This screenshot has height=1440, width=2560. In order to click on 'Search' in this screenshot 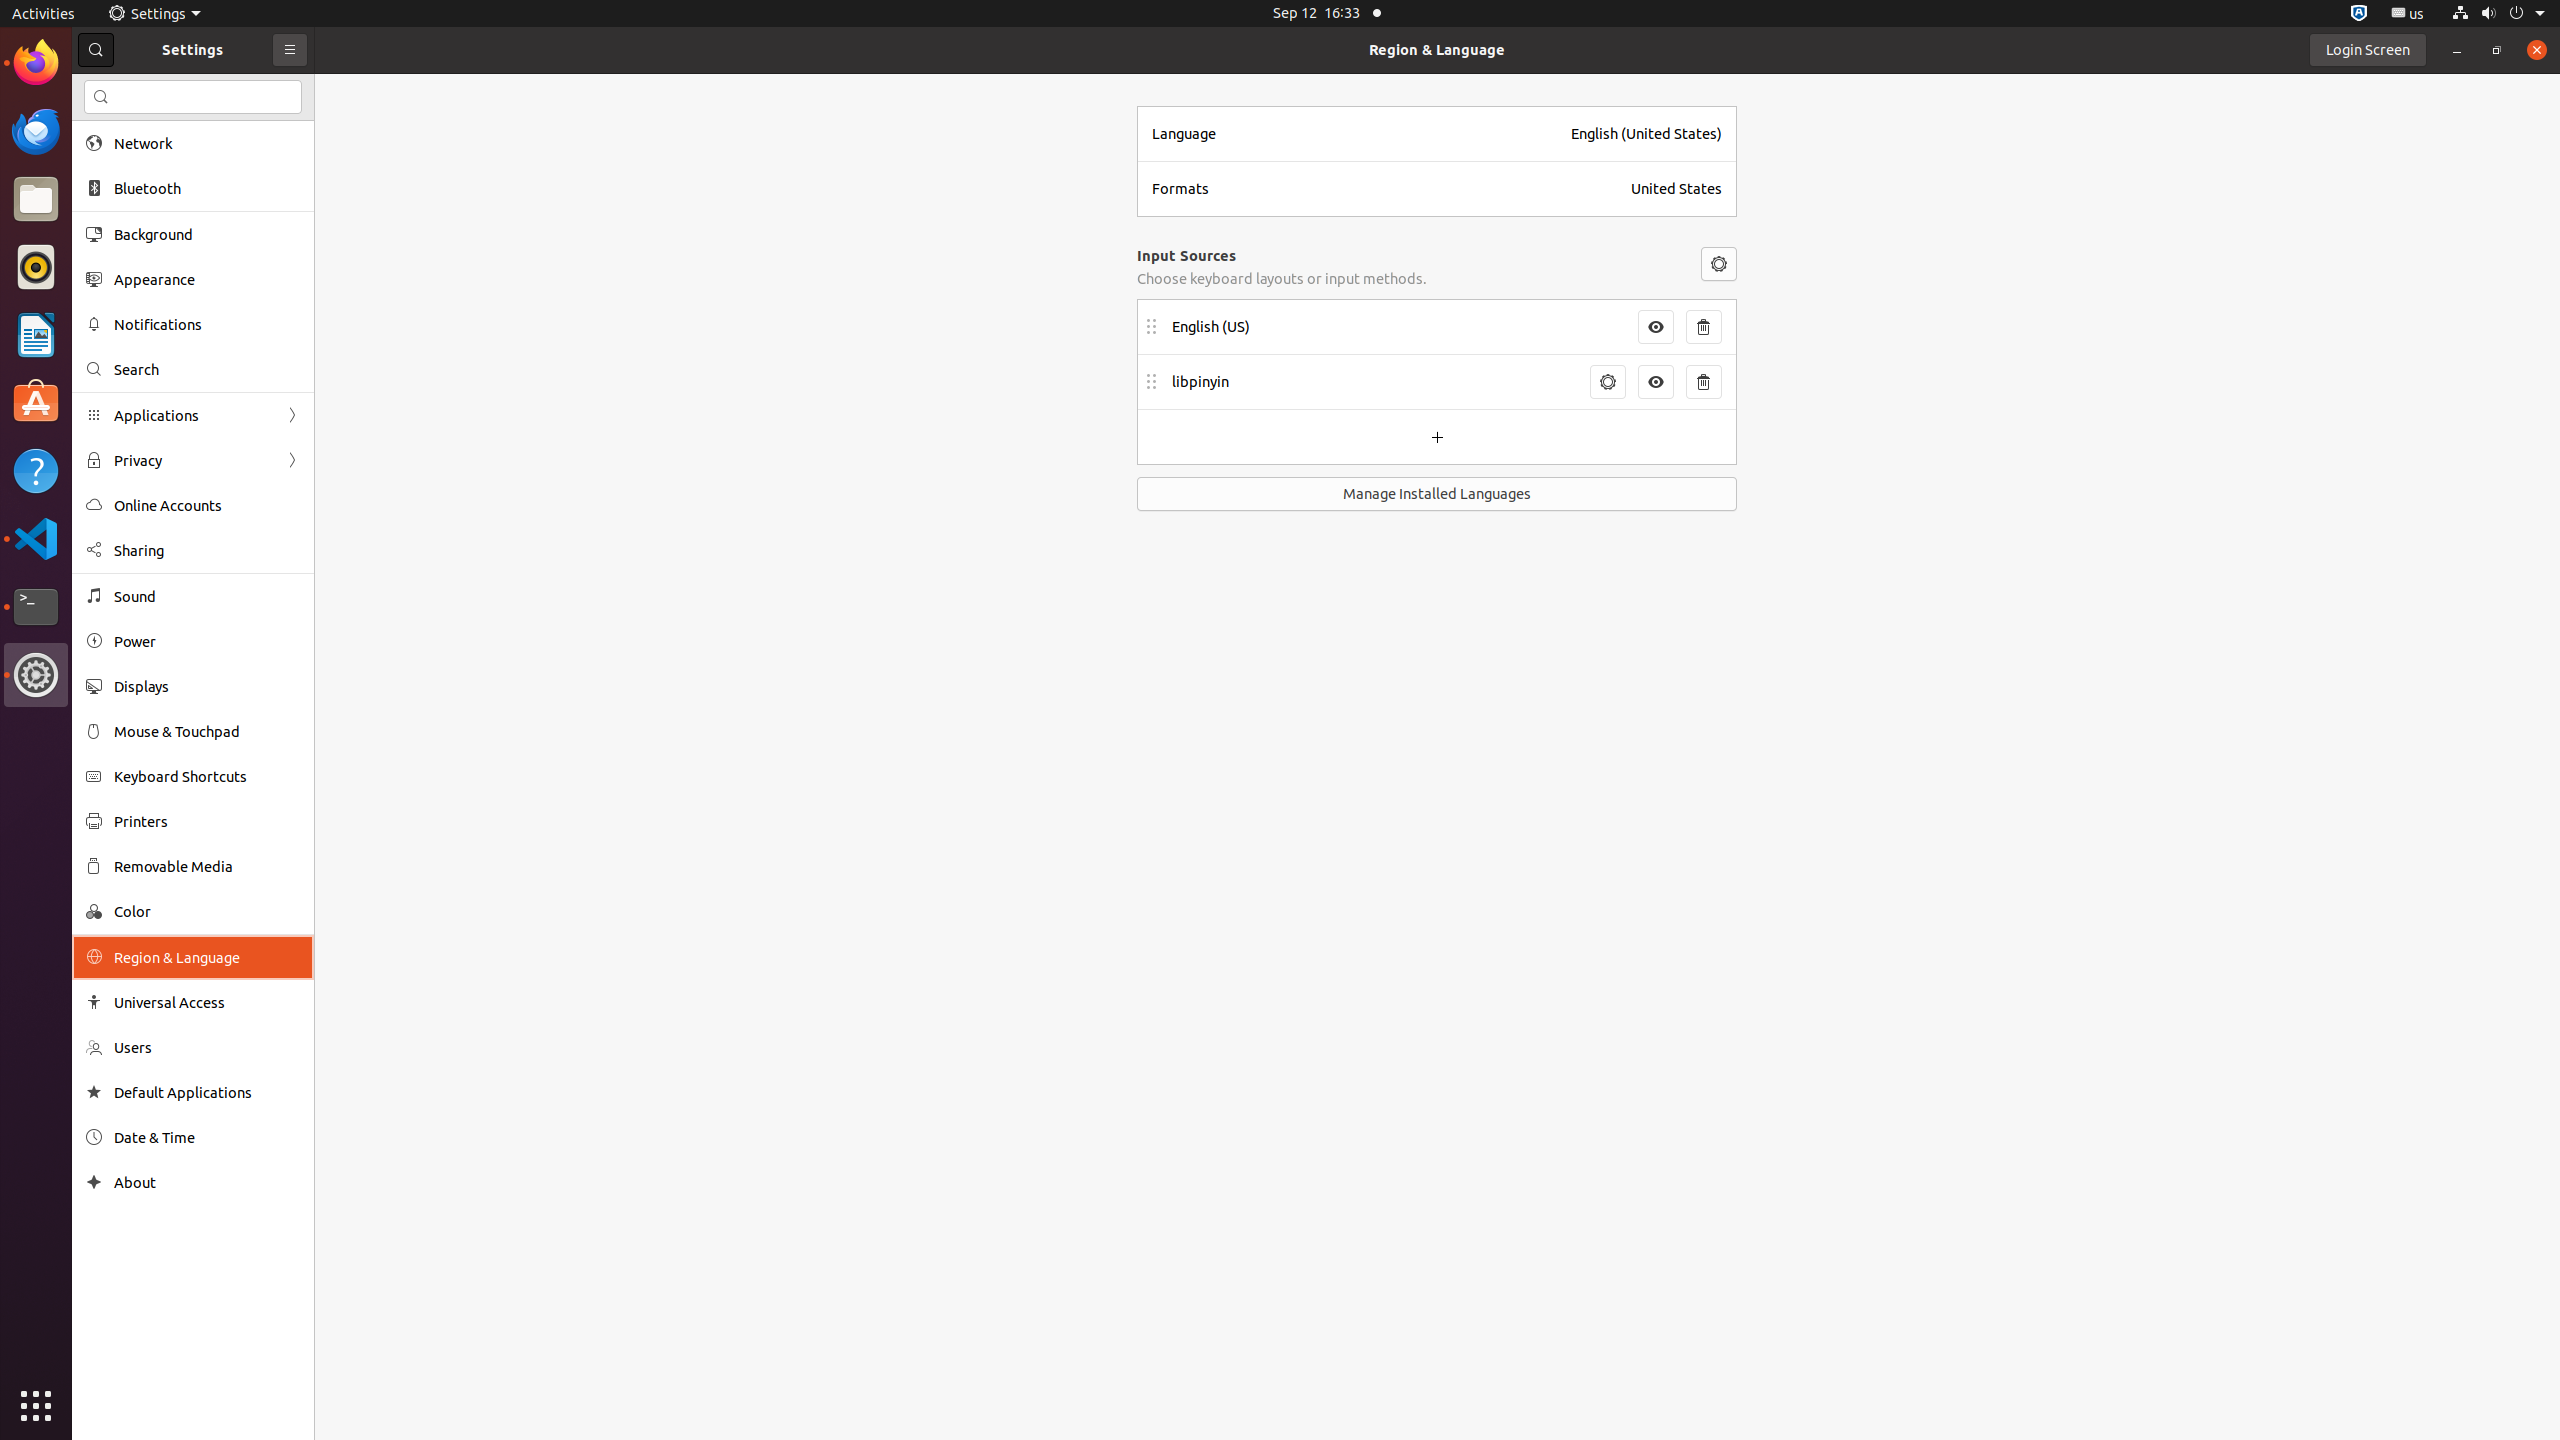, I will do `click(207, 368)`.